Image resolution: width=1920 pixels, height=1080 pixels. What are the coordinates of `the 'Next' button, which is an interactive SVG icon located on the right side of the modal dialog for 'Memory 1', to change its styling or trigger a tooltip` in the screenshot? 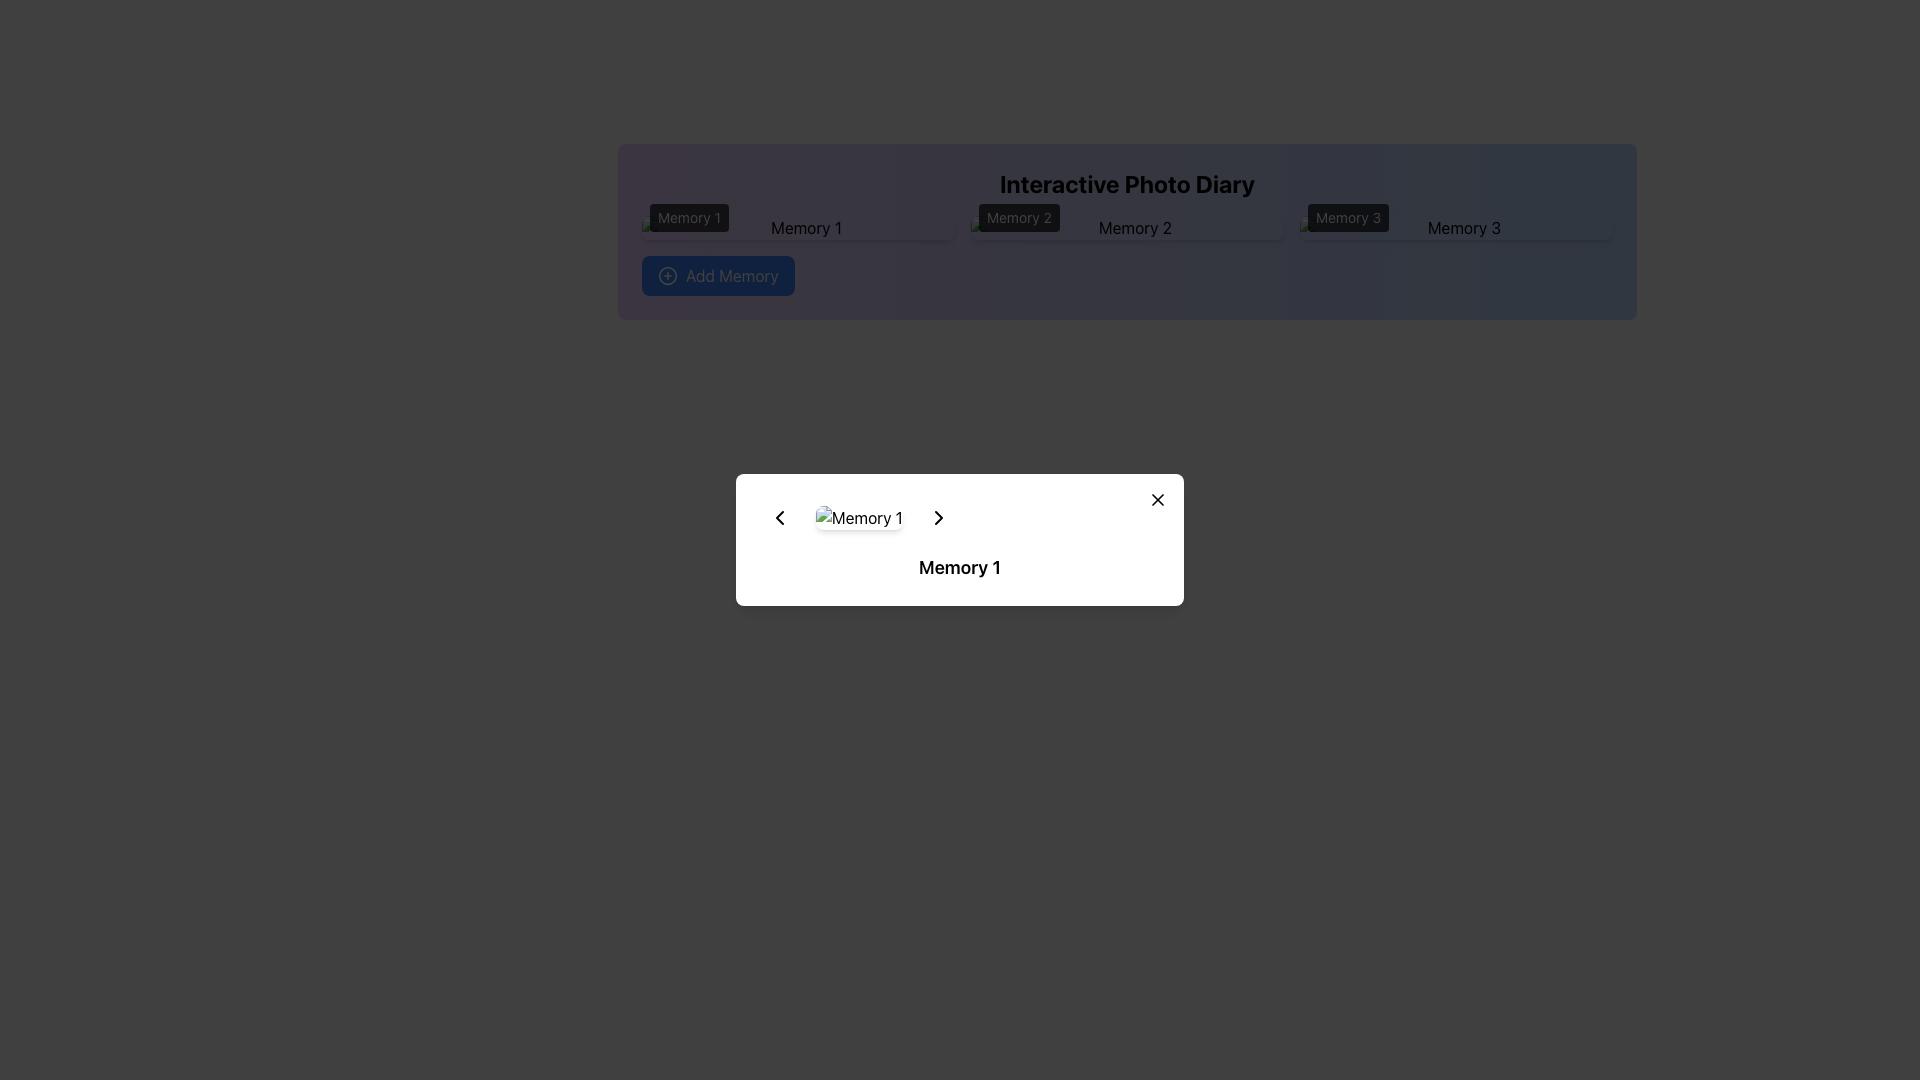 It's located at (937, 516).